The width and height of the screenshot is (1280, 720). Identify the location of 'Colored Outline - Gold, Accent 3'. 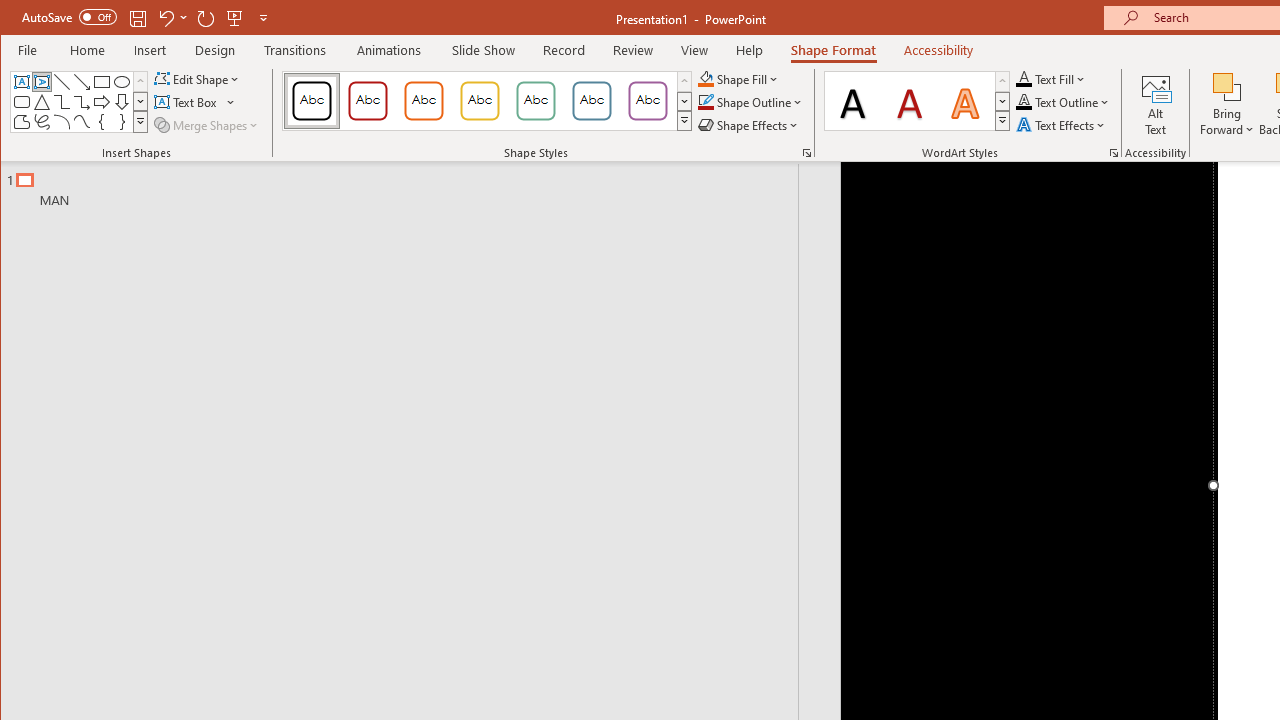
(480, 100).